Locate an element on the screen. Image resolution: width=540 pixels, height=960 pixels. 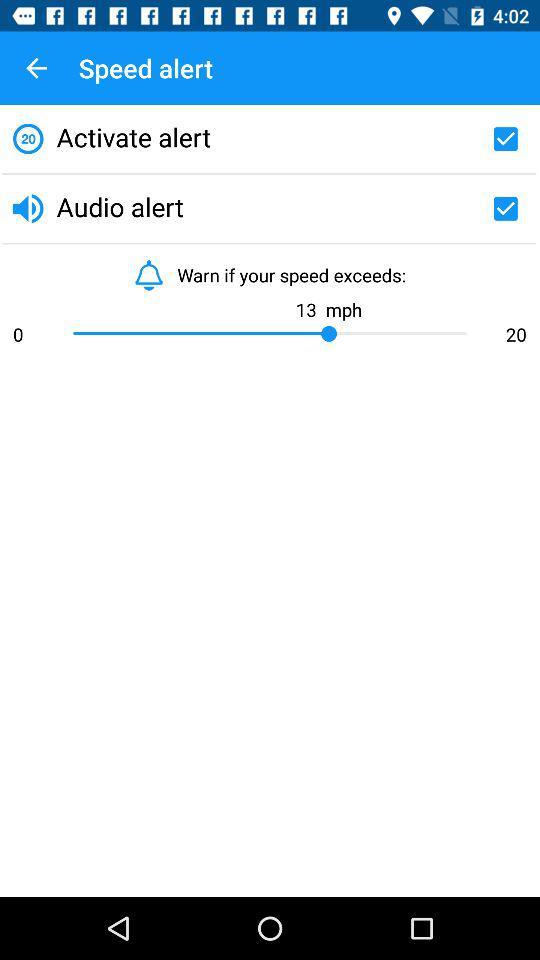
the item to the left of the speed alert icon is located at coordinates (36, 68).